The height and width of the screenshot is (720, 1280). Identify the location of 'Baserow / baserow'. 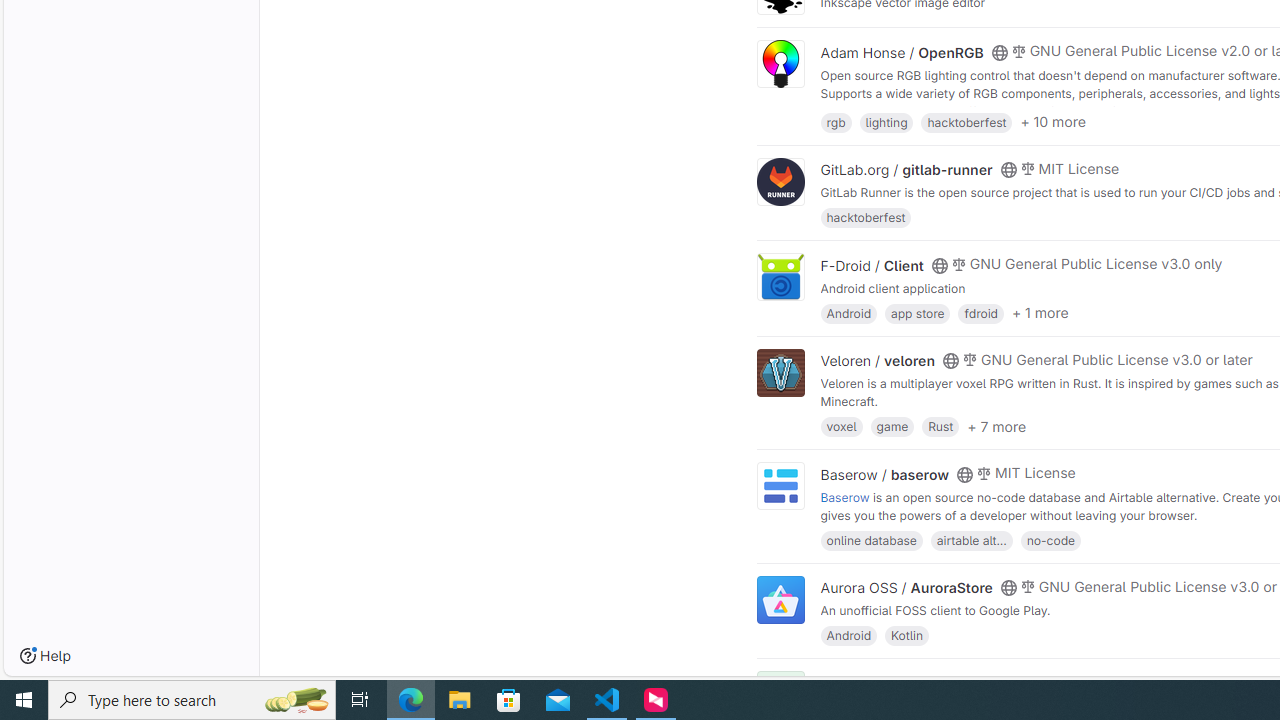
(884, 474).